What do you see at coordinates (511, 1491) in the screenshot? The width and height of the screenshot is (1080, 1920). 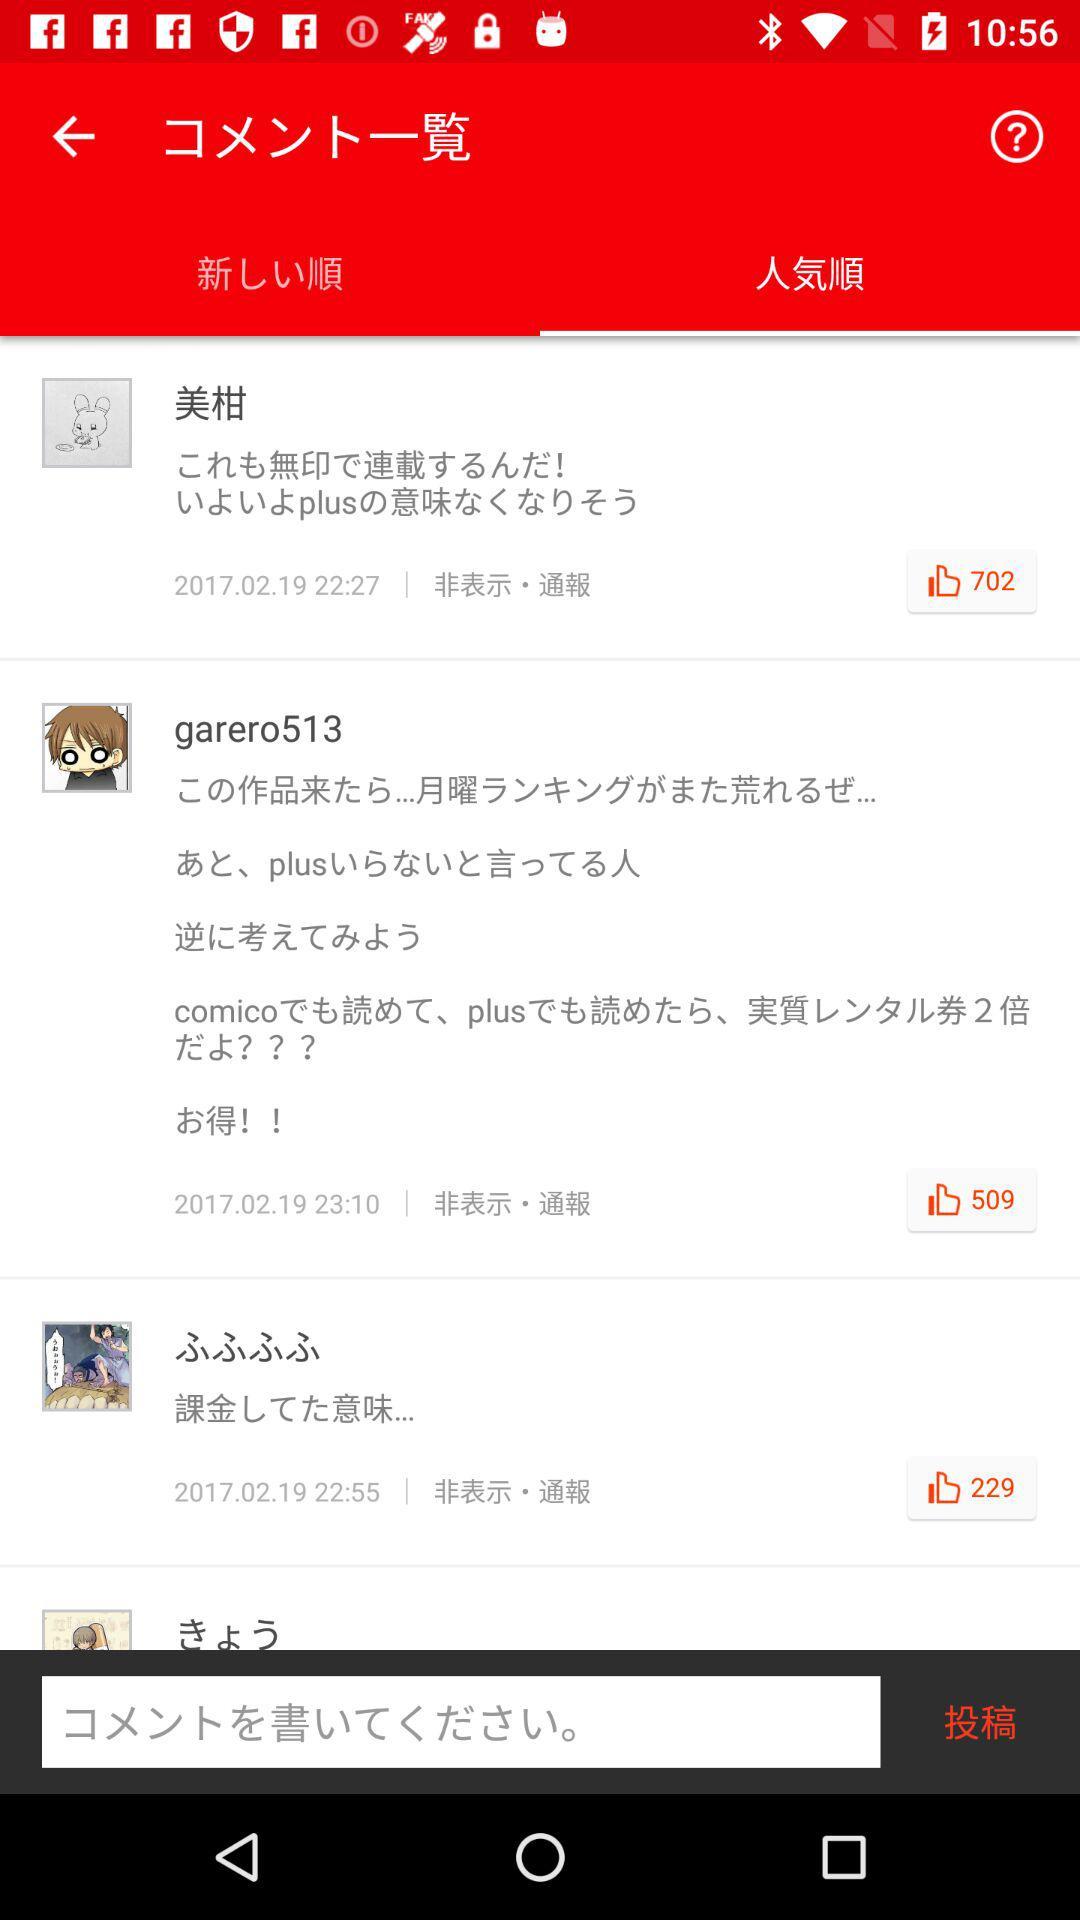 I see `the text which is left to number 229` at bounding box center [511, 1491].